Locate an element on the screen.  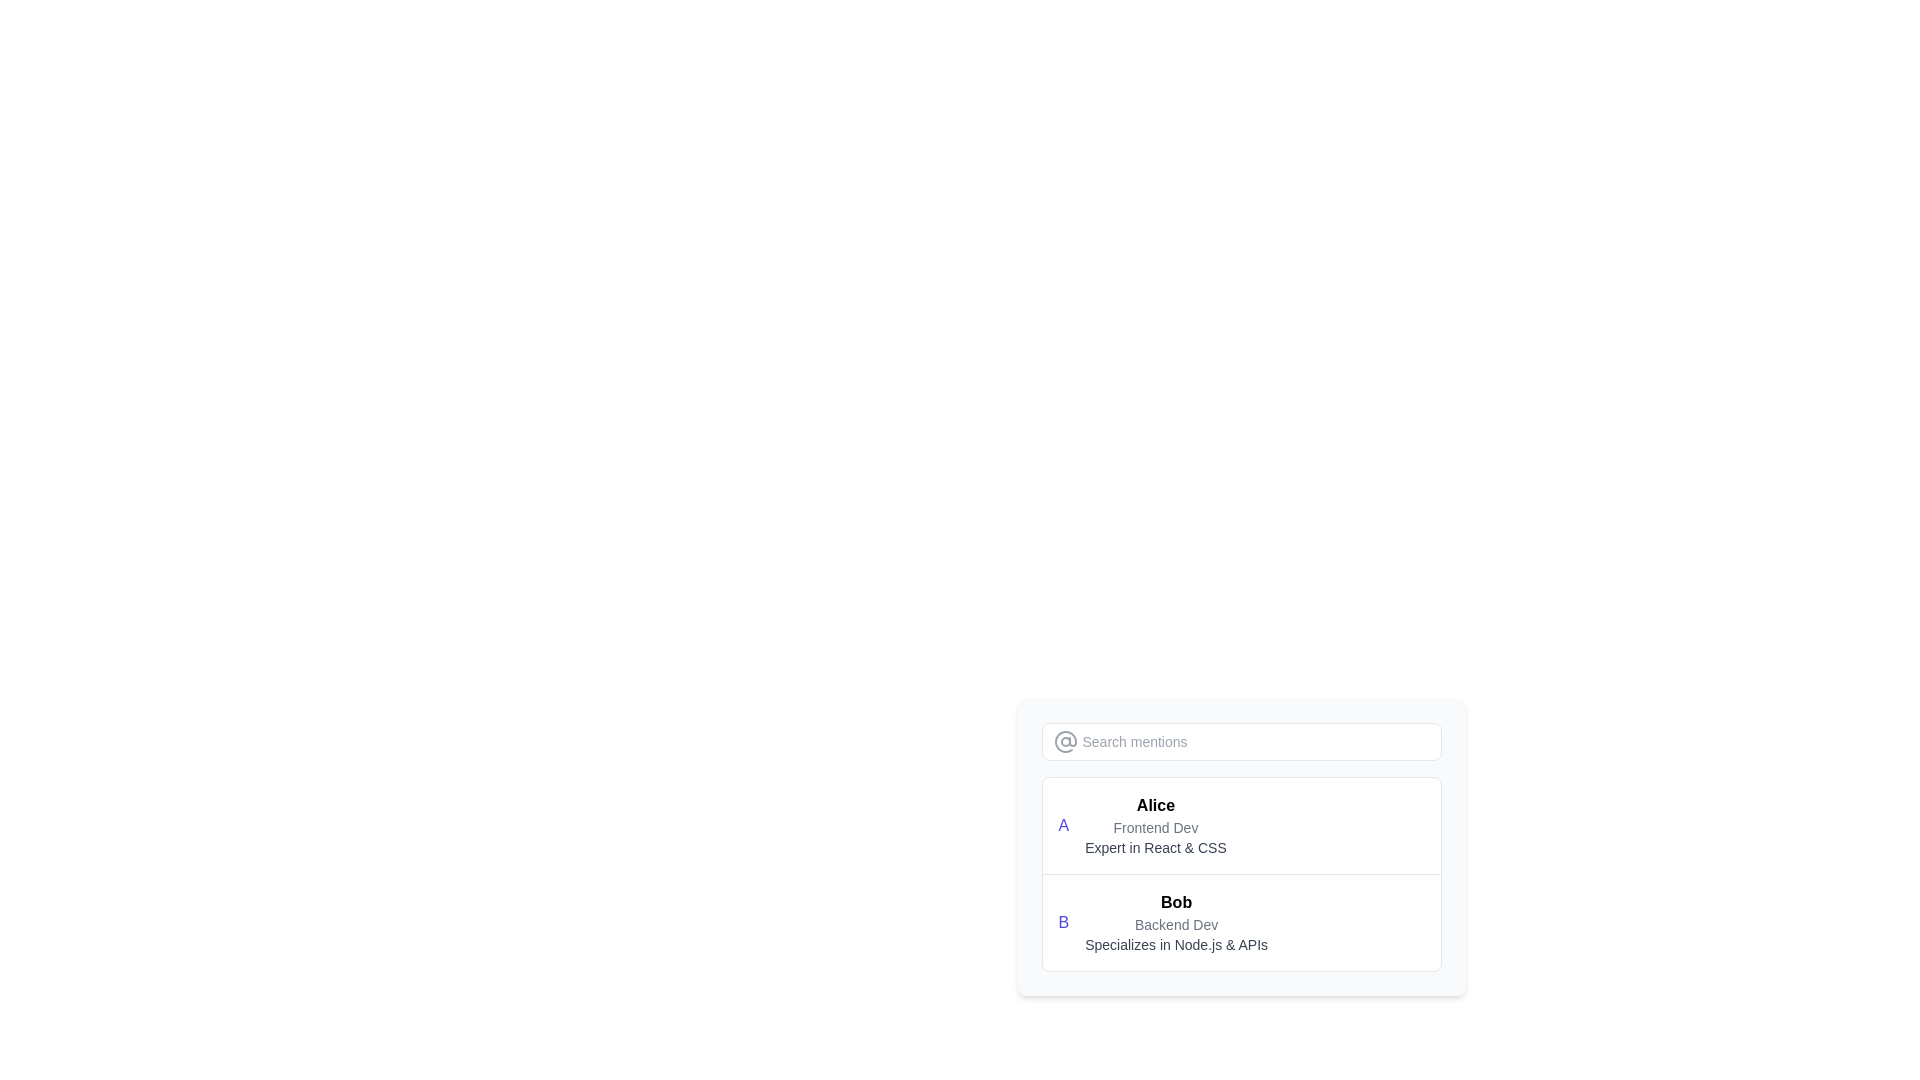
the icon located to the left of the text input field in the search bar, which indicates that the adjacent field can be used to search for mentions or email addresses is located at coordinates (1064, 741).